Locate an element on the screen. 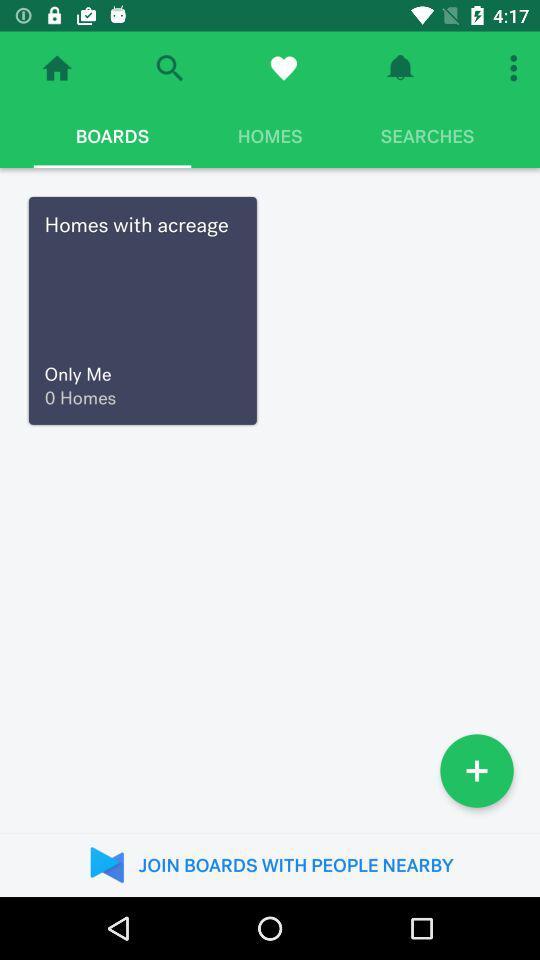 This screenshot has width=540, height=960. join boards with item is located at coordinates (270, 864).